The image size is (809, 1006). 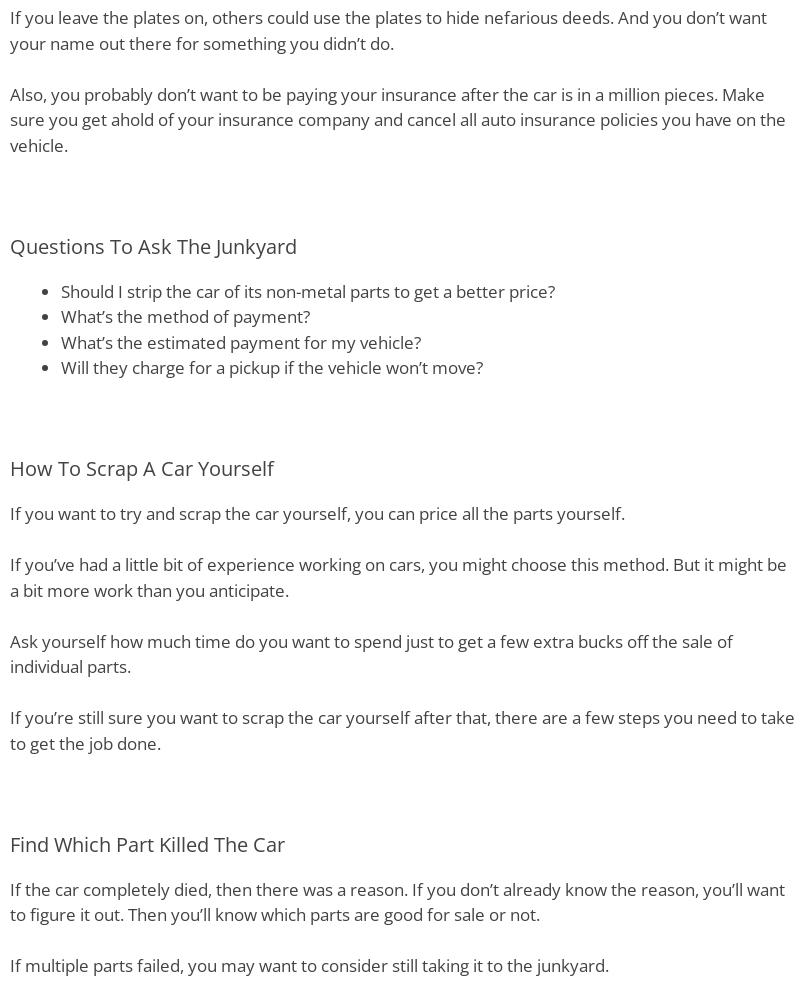 I want to click on 'Will they charge for a pickup if the vehicle won’t move?', so click(x=271, y=366).